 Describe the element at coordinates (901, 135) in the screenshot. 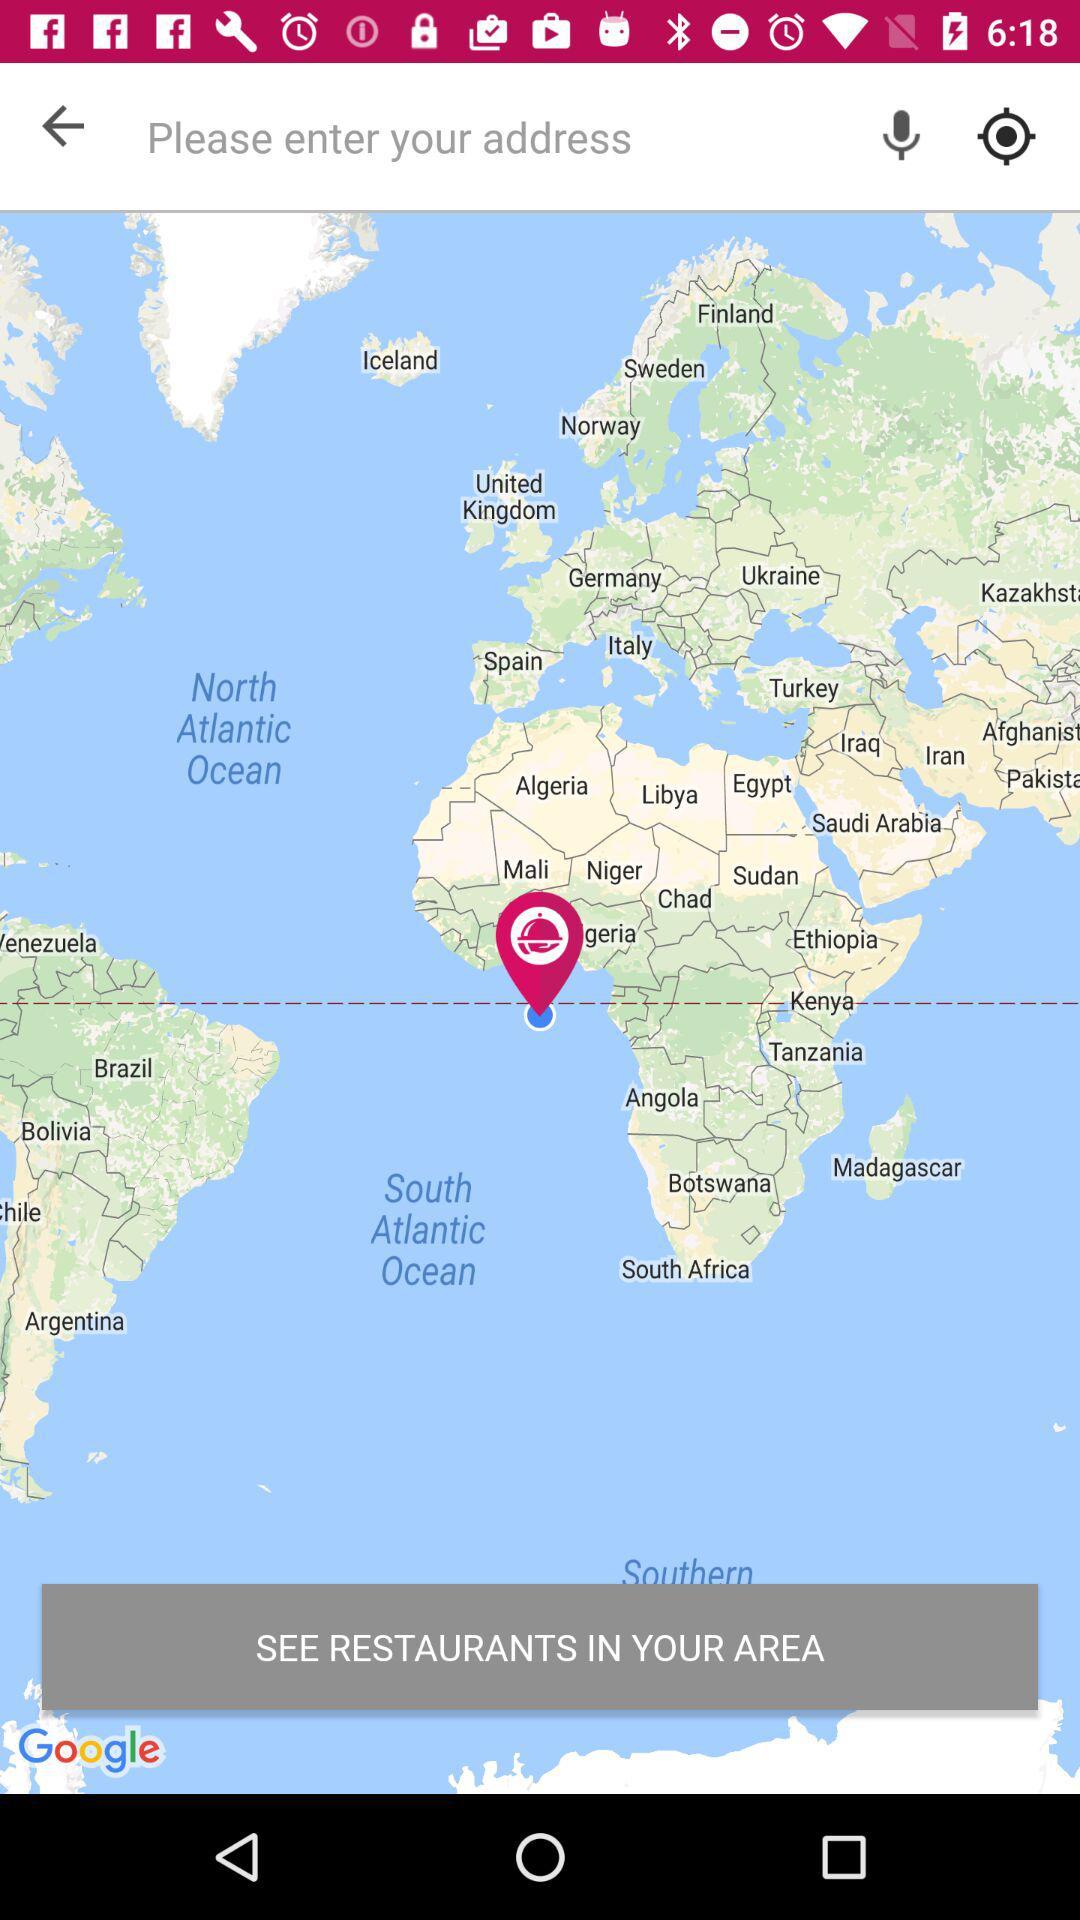

I see `the microphone icon` at that location.